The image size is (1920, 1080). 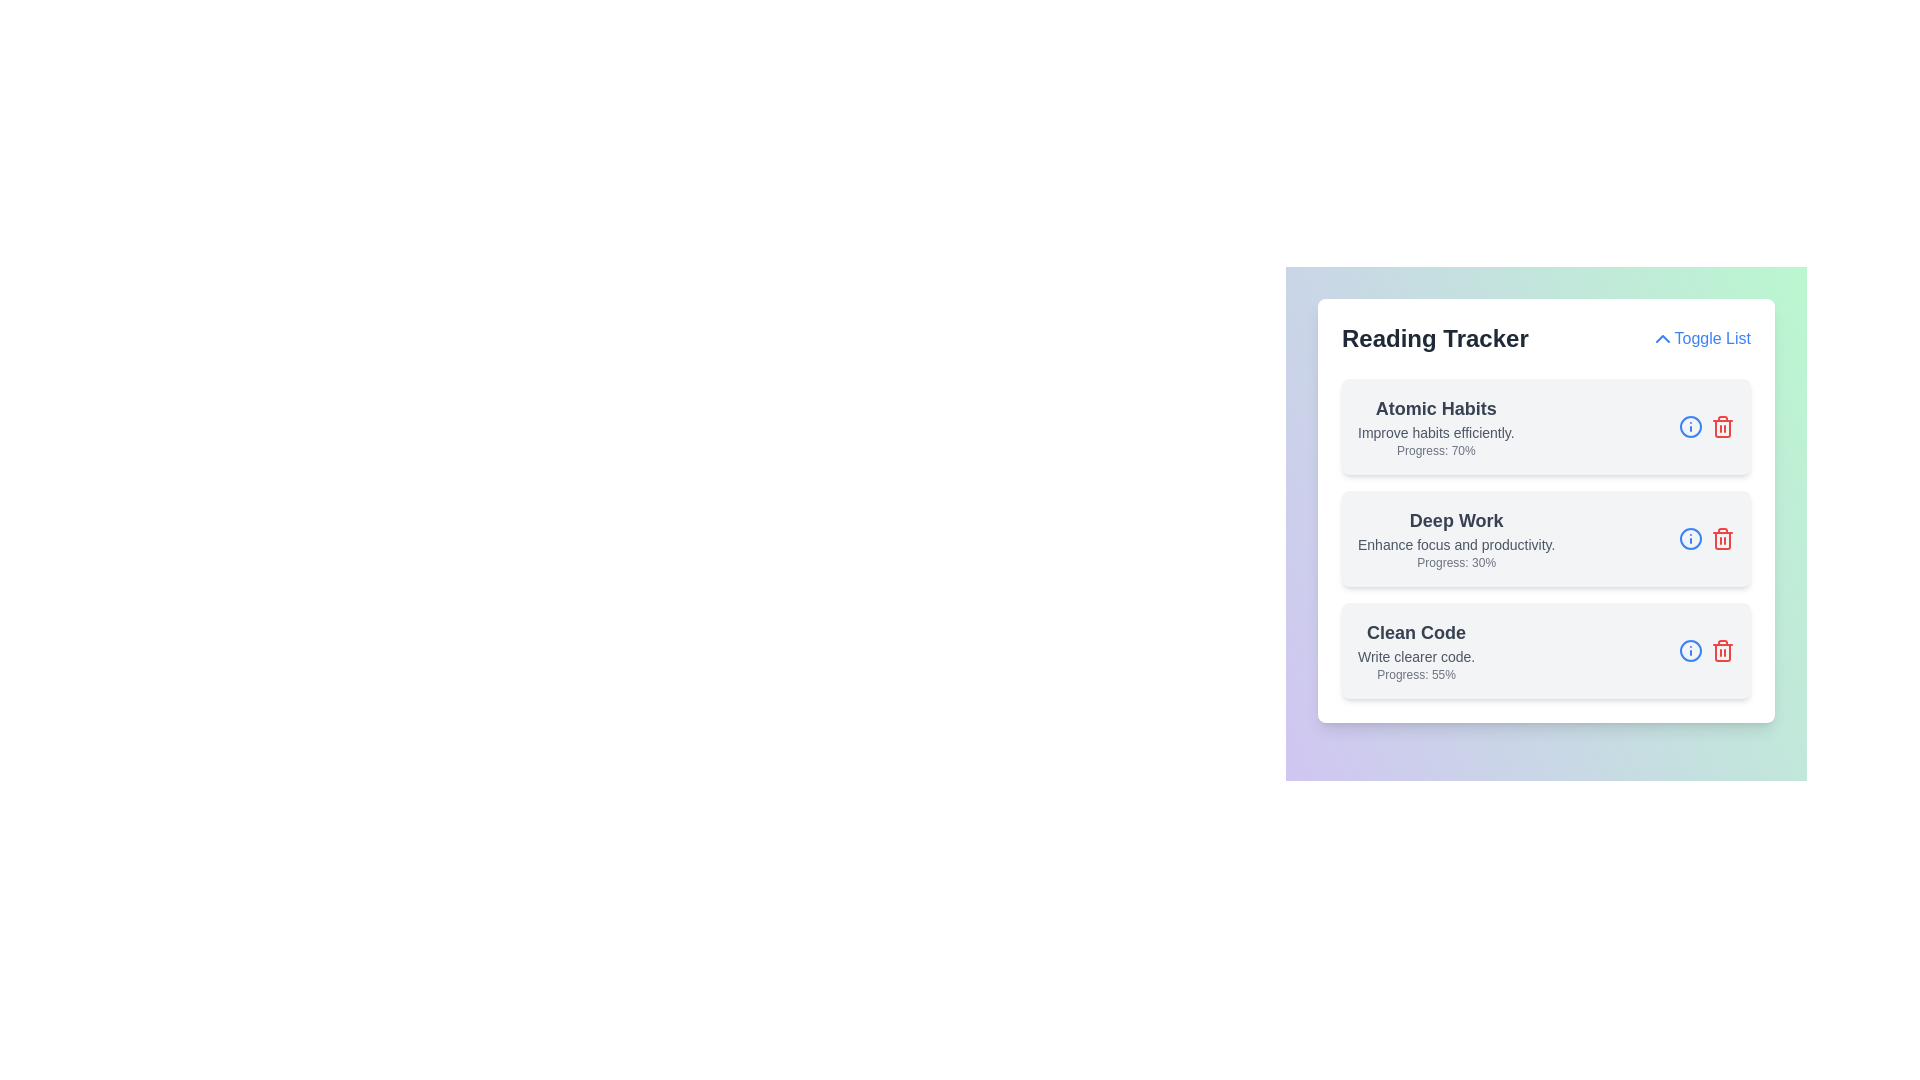 I want to click on the circular button in the action button group for the 'Atomic Habits' item located at the rightmost section of its card under the 'Reading Tracker' heading, so click(x=1706, y=426).